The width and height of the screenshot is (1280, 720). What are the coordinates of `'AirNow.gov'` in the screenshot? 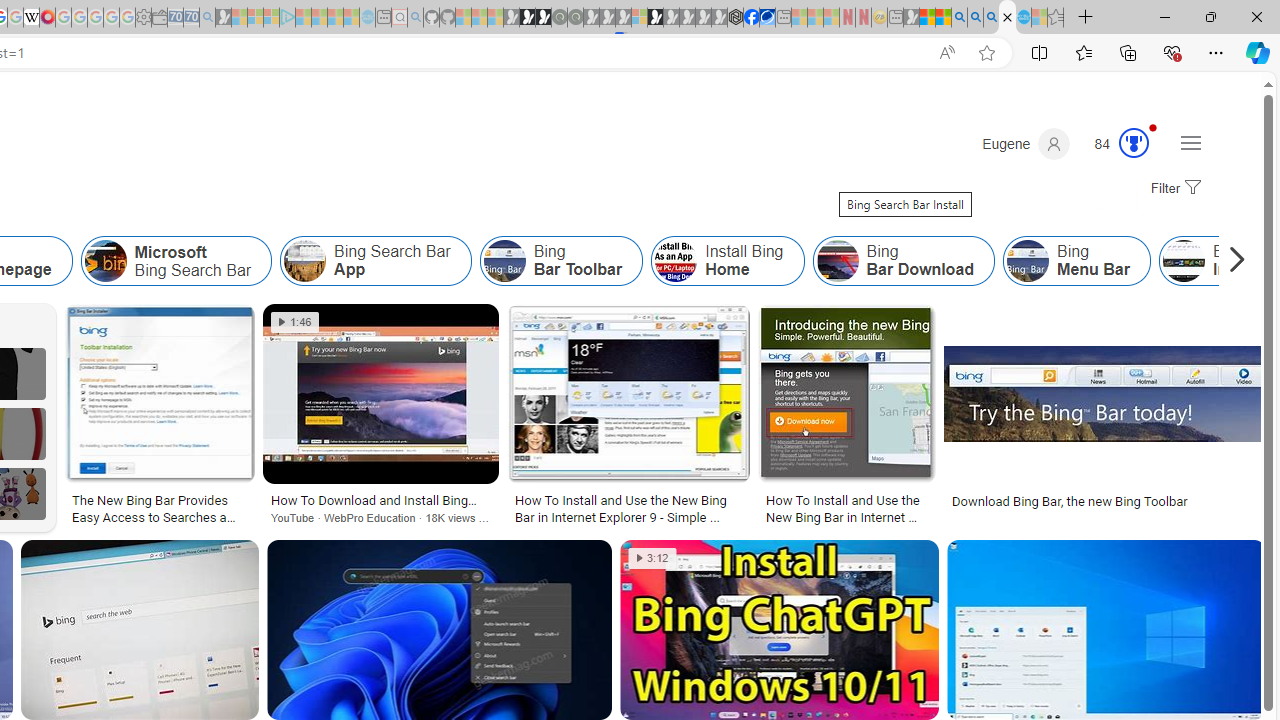 It's located at (766, 17).